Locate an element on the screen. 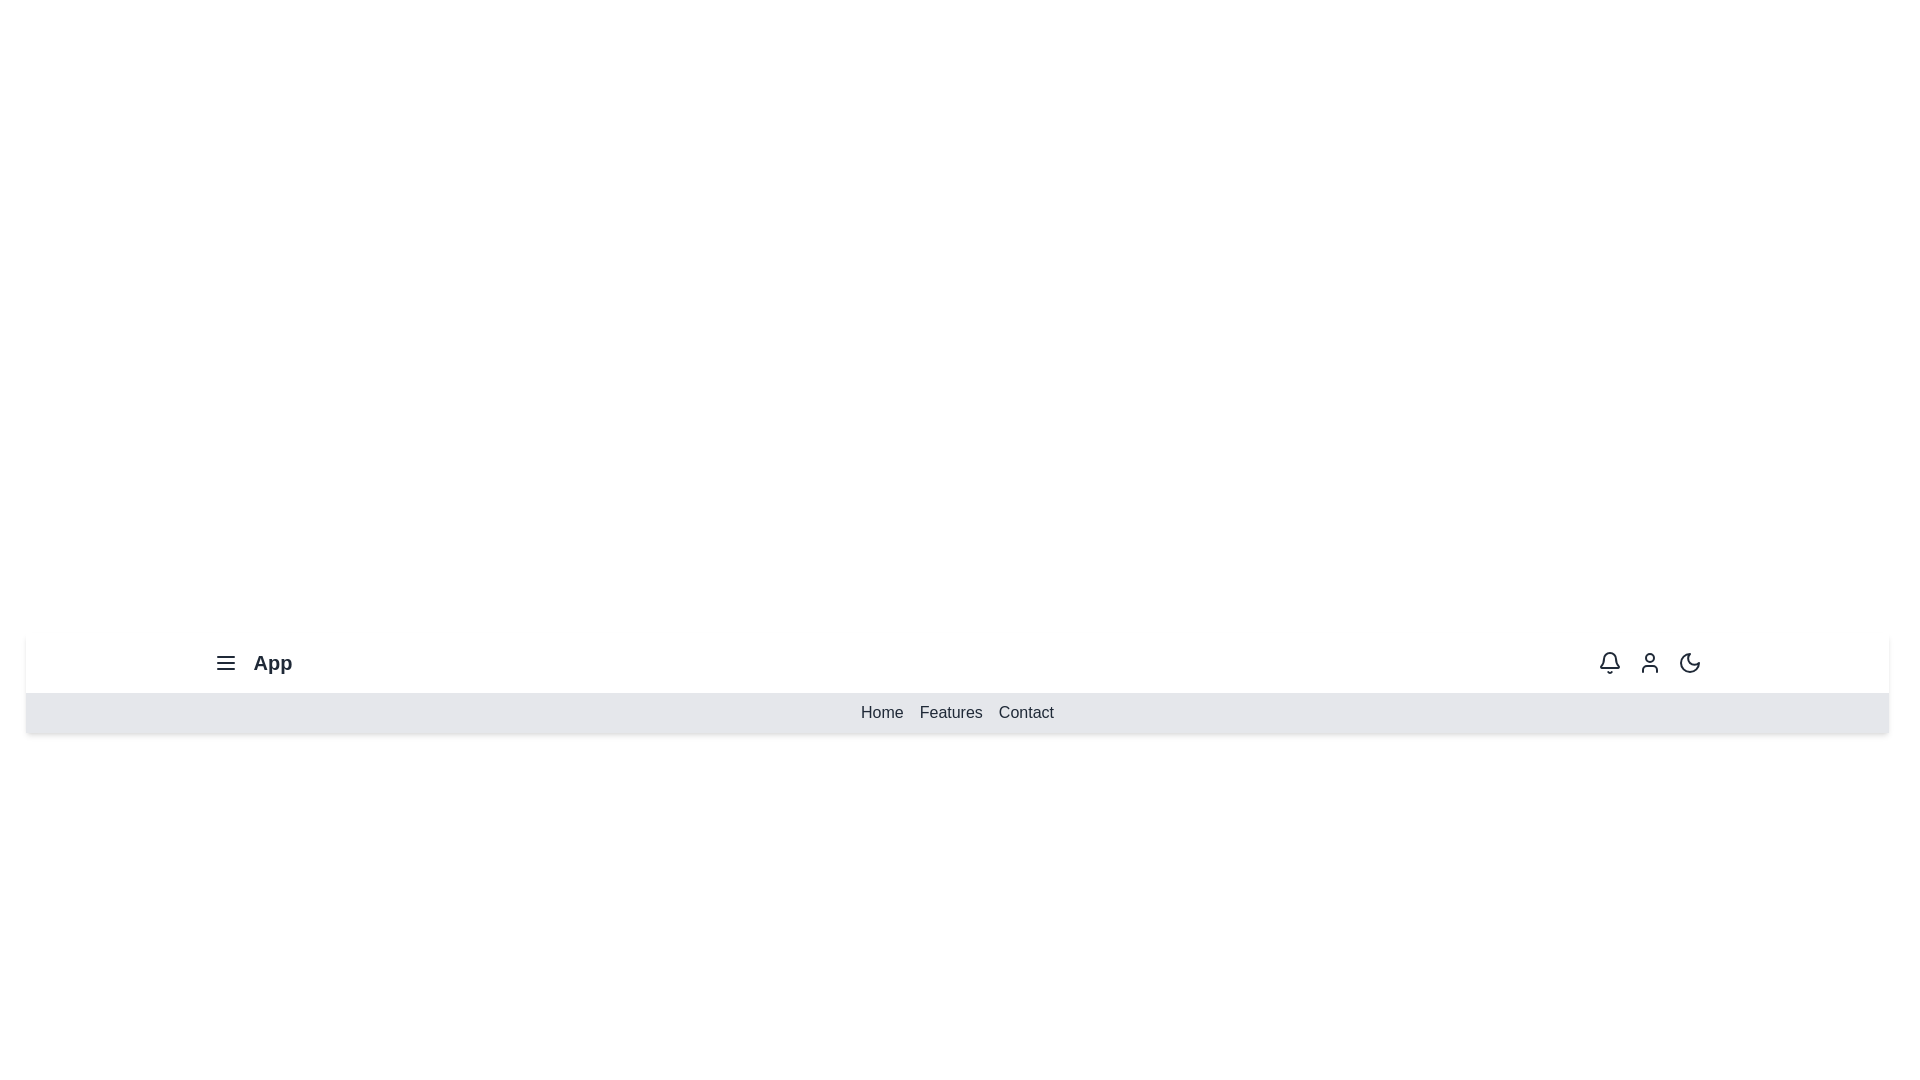  the 'Features' menu item to navigate to the Features section is located at coordinates (949, 711).